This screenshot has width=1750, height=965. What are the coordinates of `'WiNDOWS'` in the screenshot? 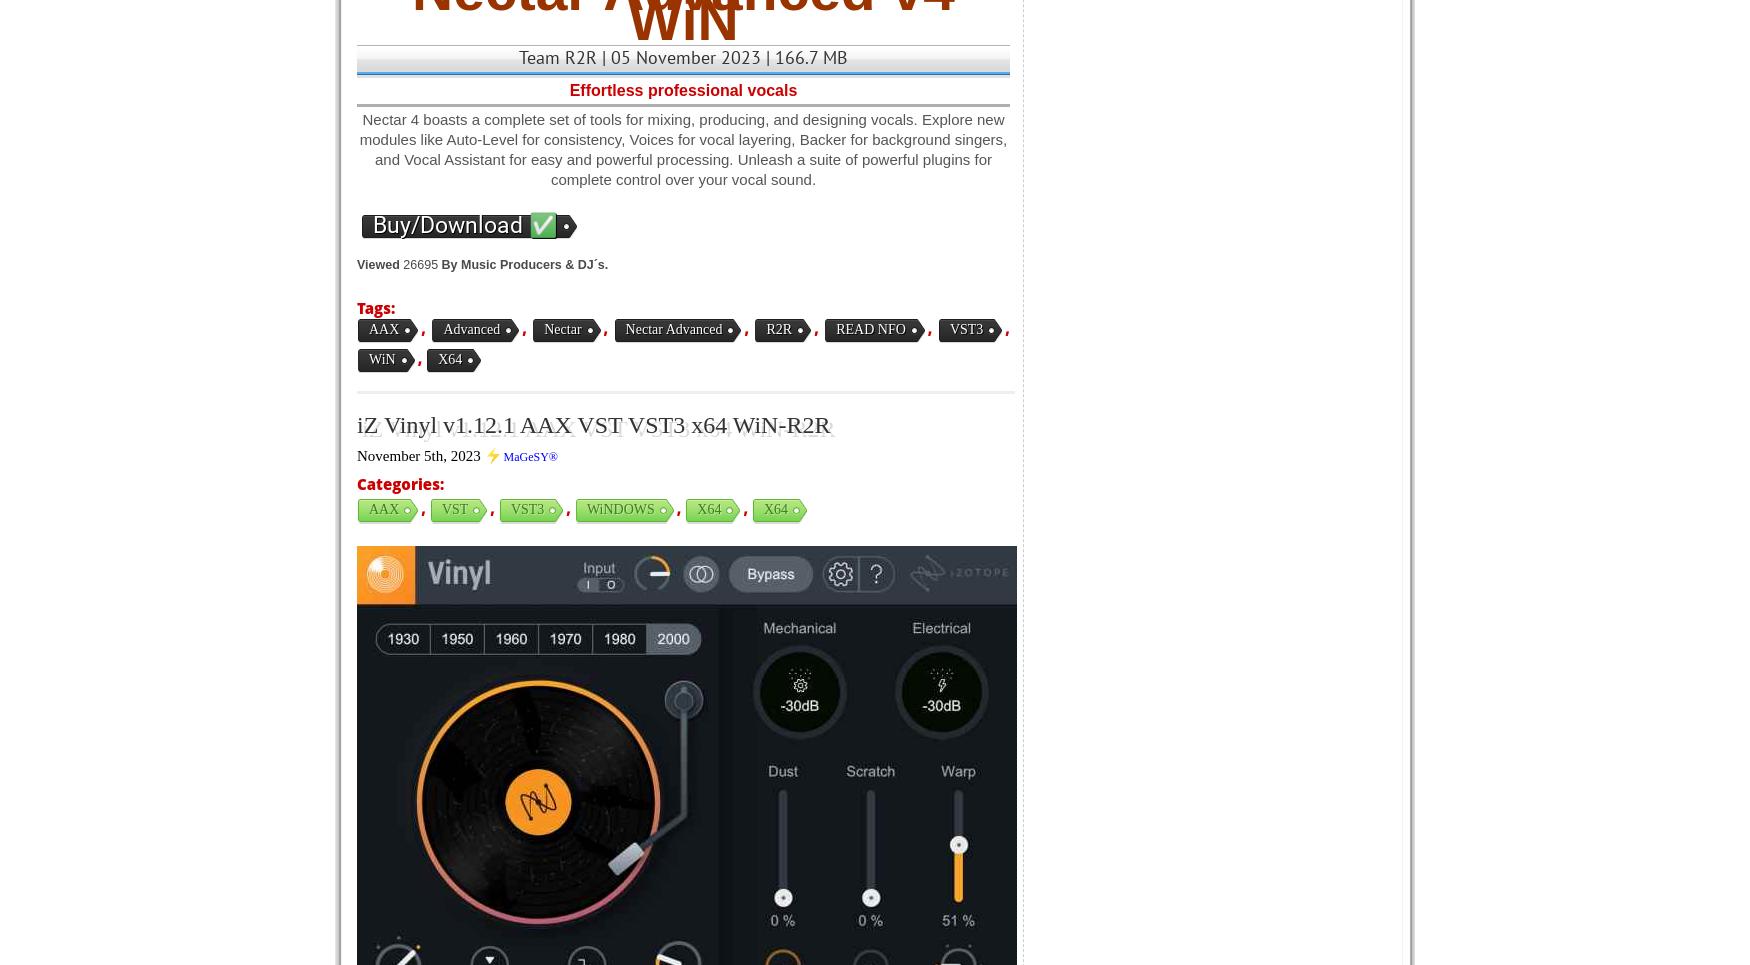 It's located at (620, 509).